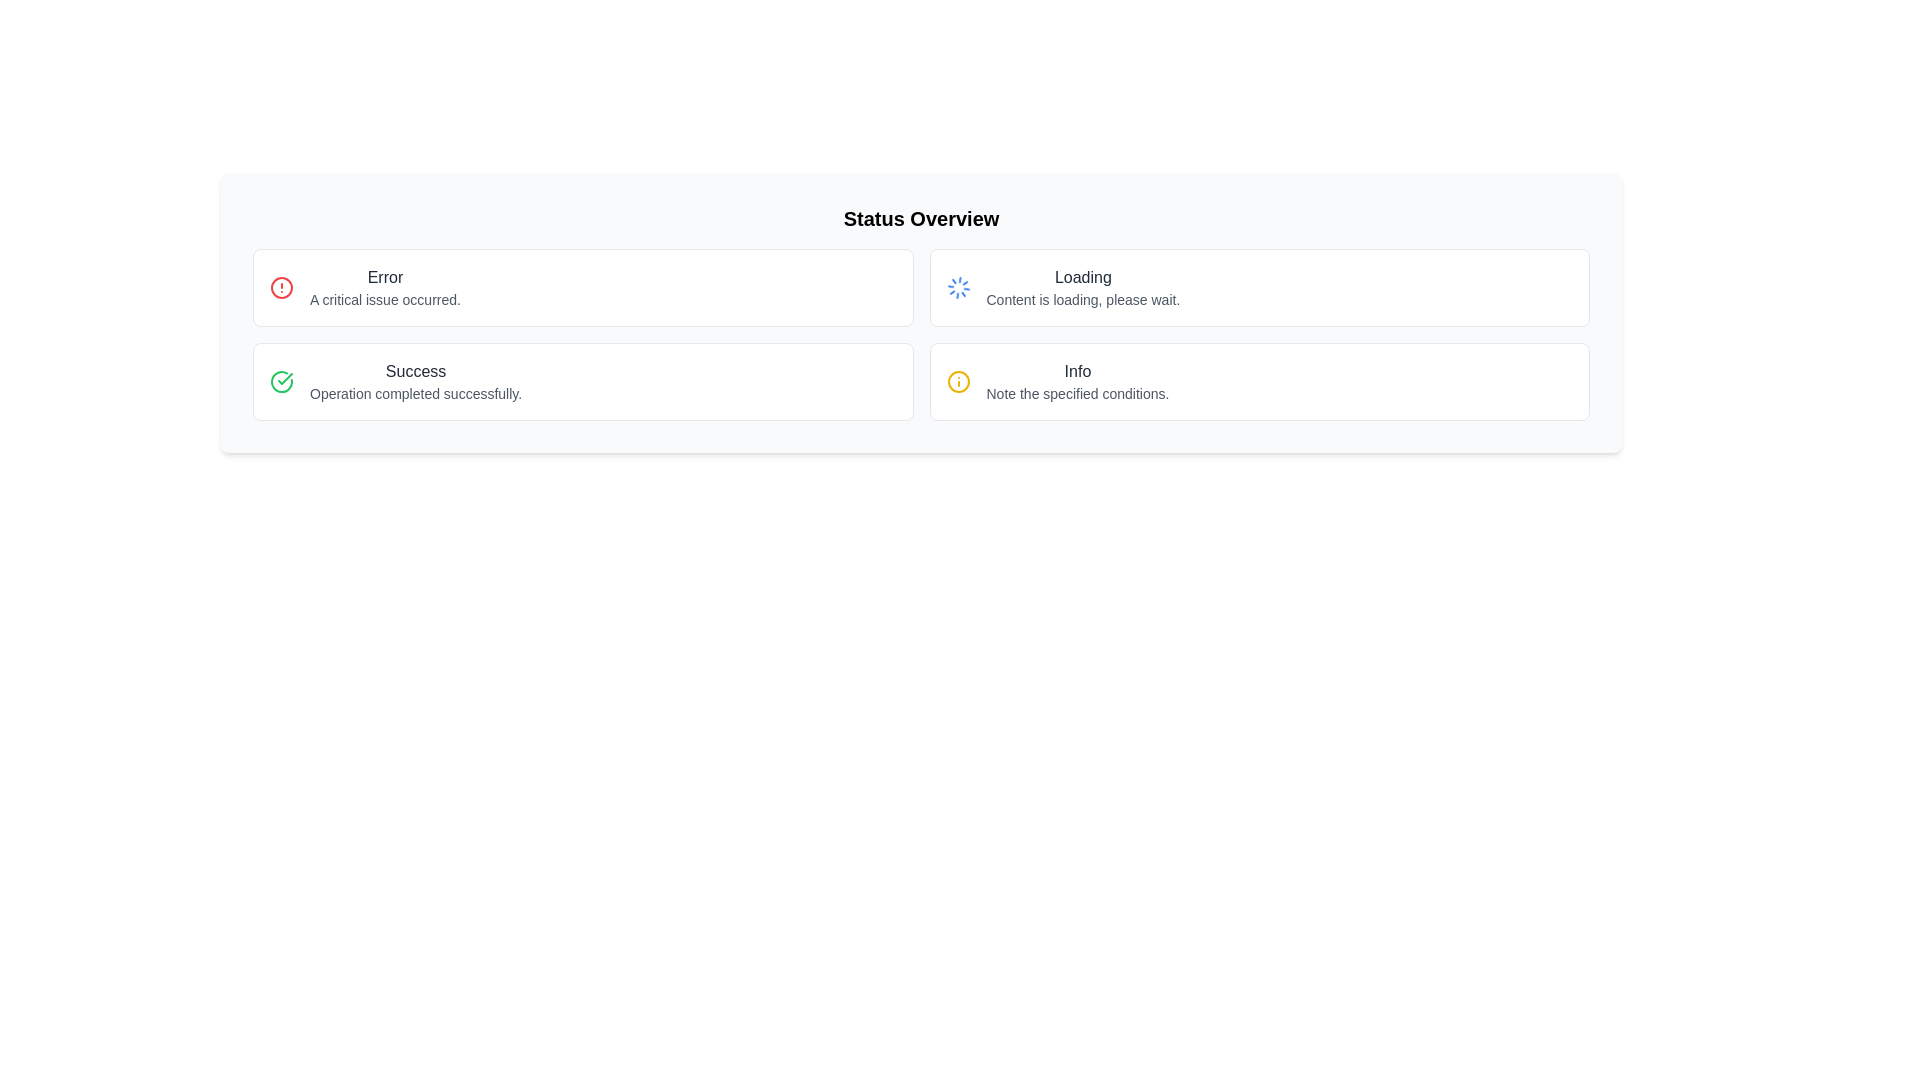 This screenshot has width=1920, height=1080. What do you see at coordinates (957, 381) in the screenshot?
I see `the information icon, which is a yellow circular outline with a vertical line and dot inside, located in the bottom-right section of the layout, to the left of the 'Info' text` at bounding box center [957, 381].